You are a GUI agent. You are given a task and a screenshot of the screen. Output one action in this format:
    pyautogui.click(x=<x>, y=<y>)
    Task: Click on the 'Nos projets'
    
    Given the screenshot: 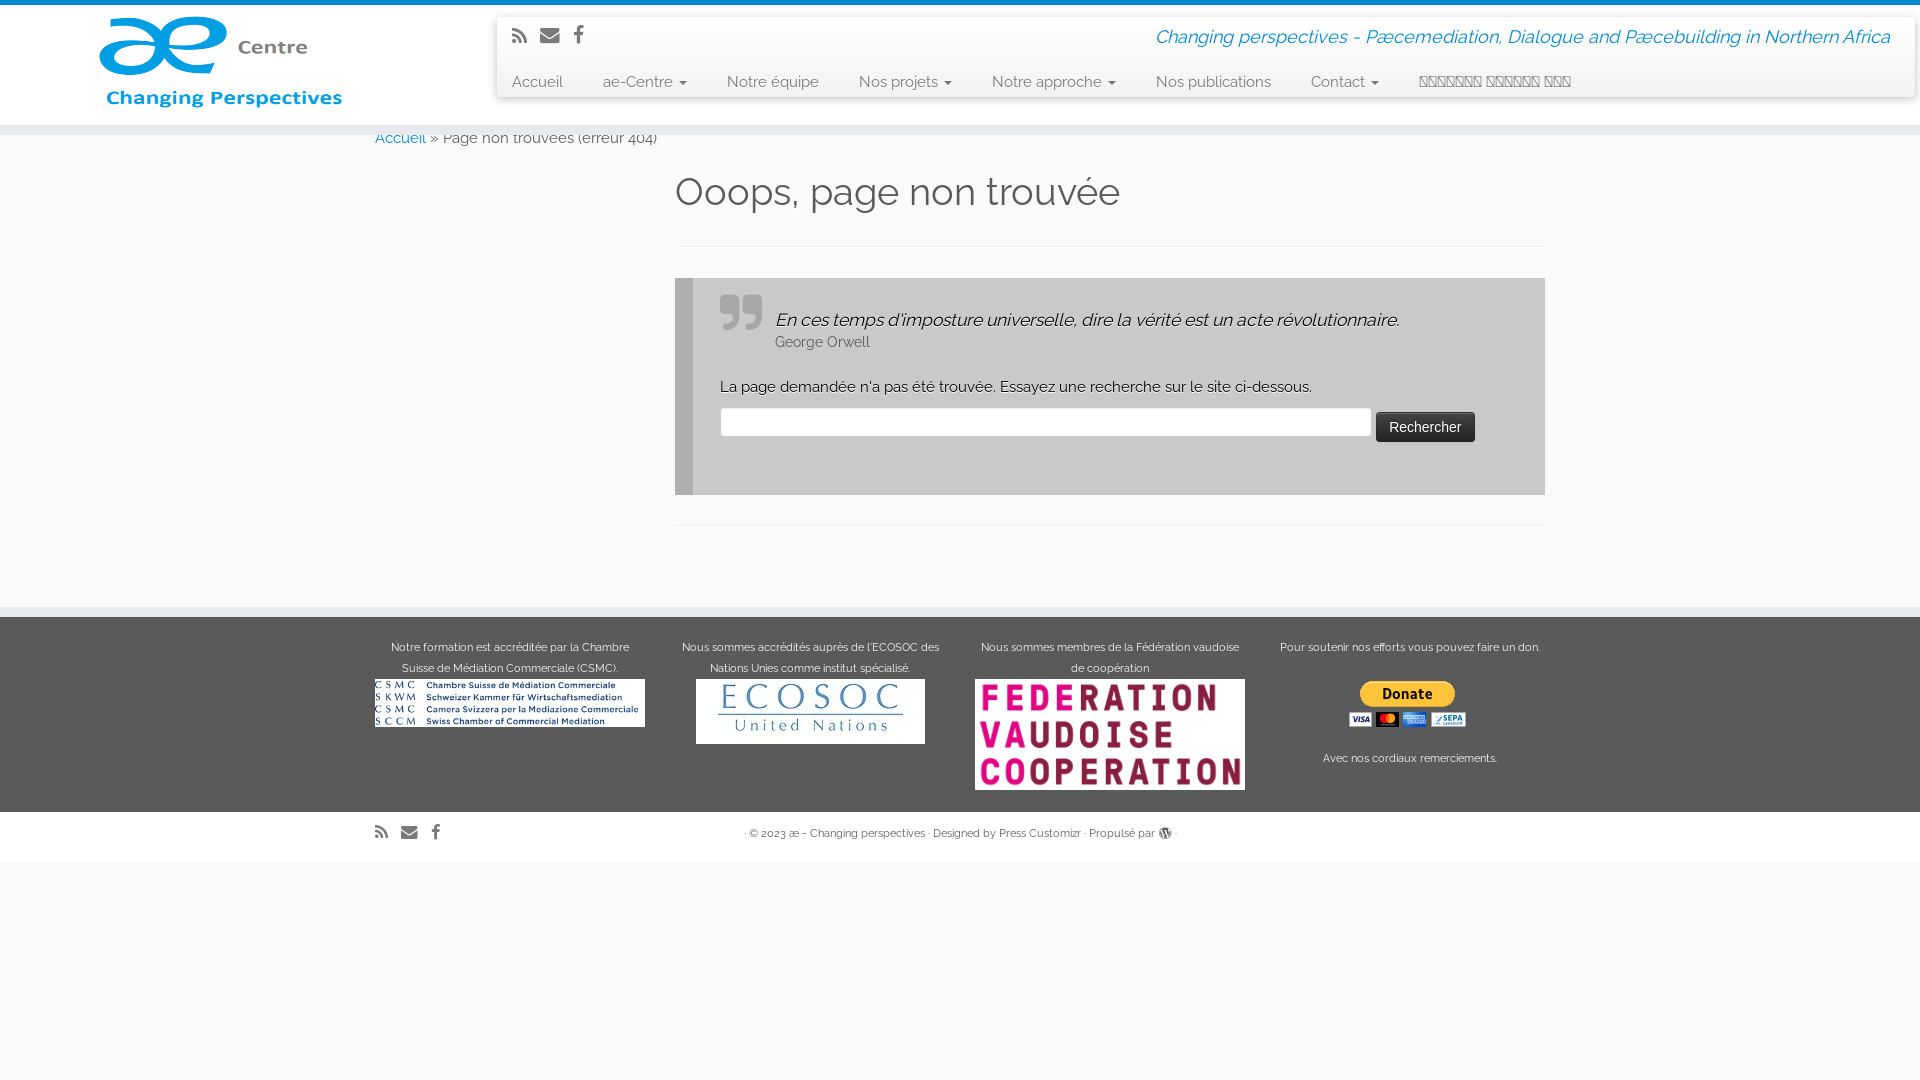 What is the action you would take?
    pyautogui.click(x=904, y=80)
    